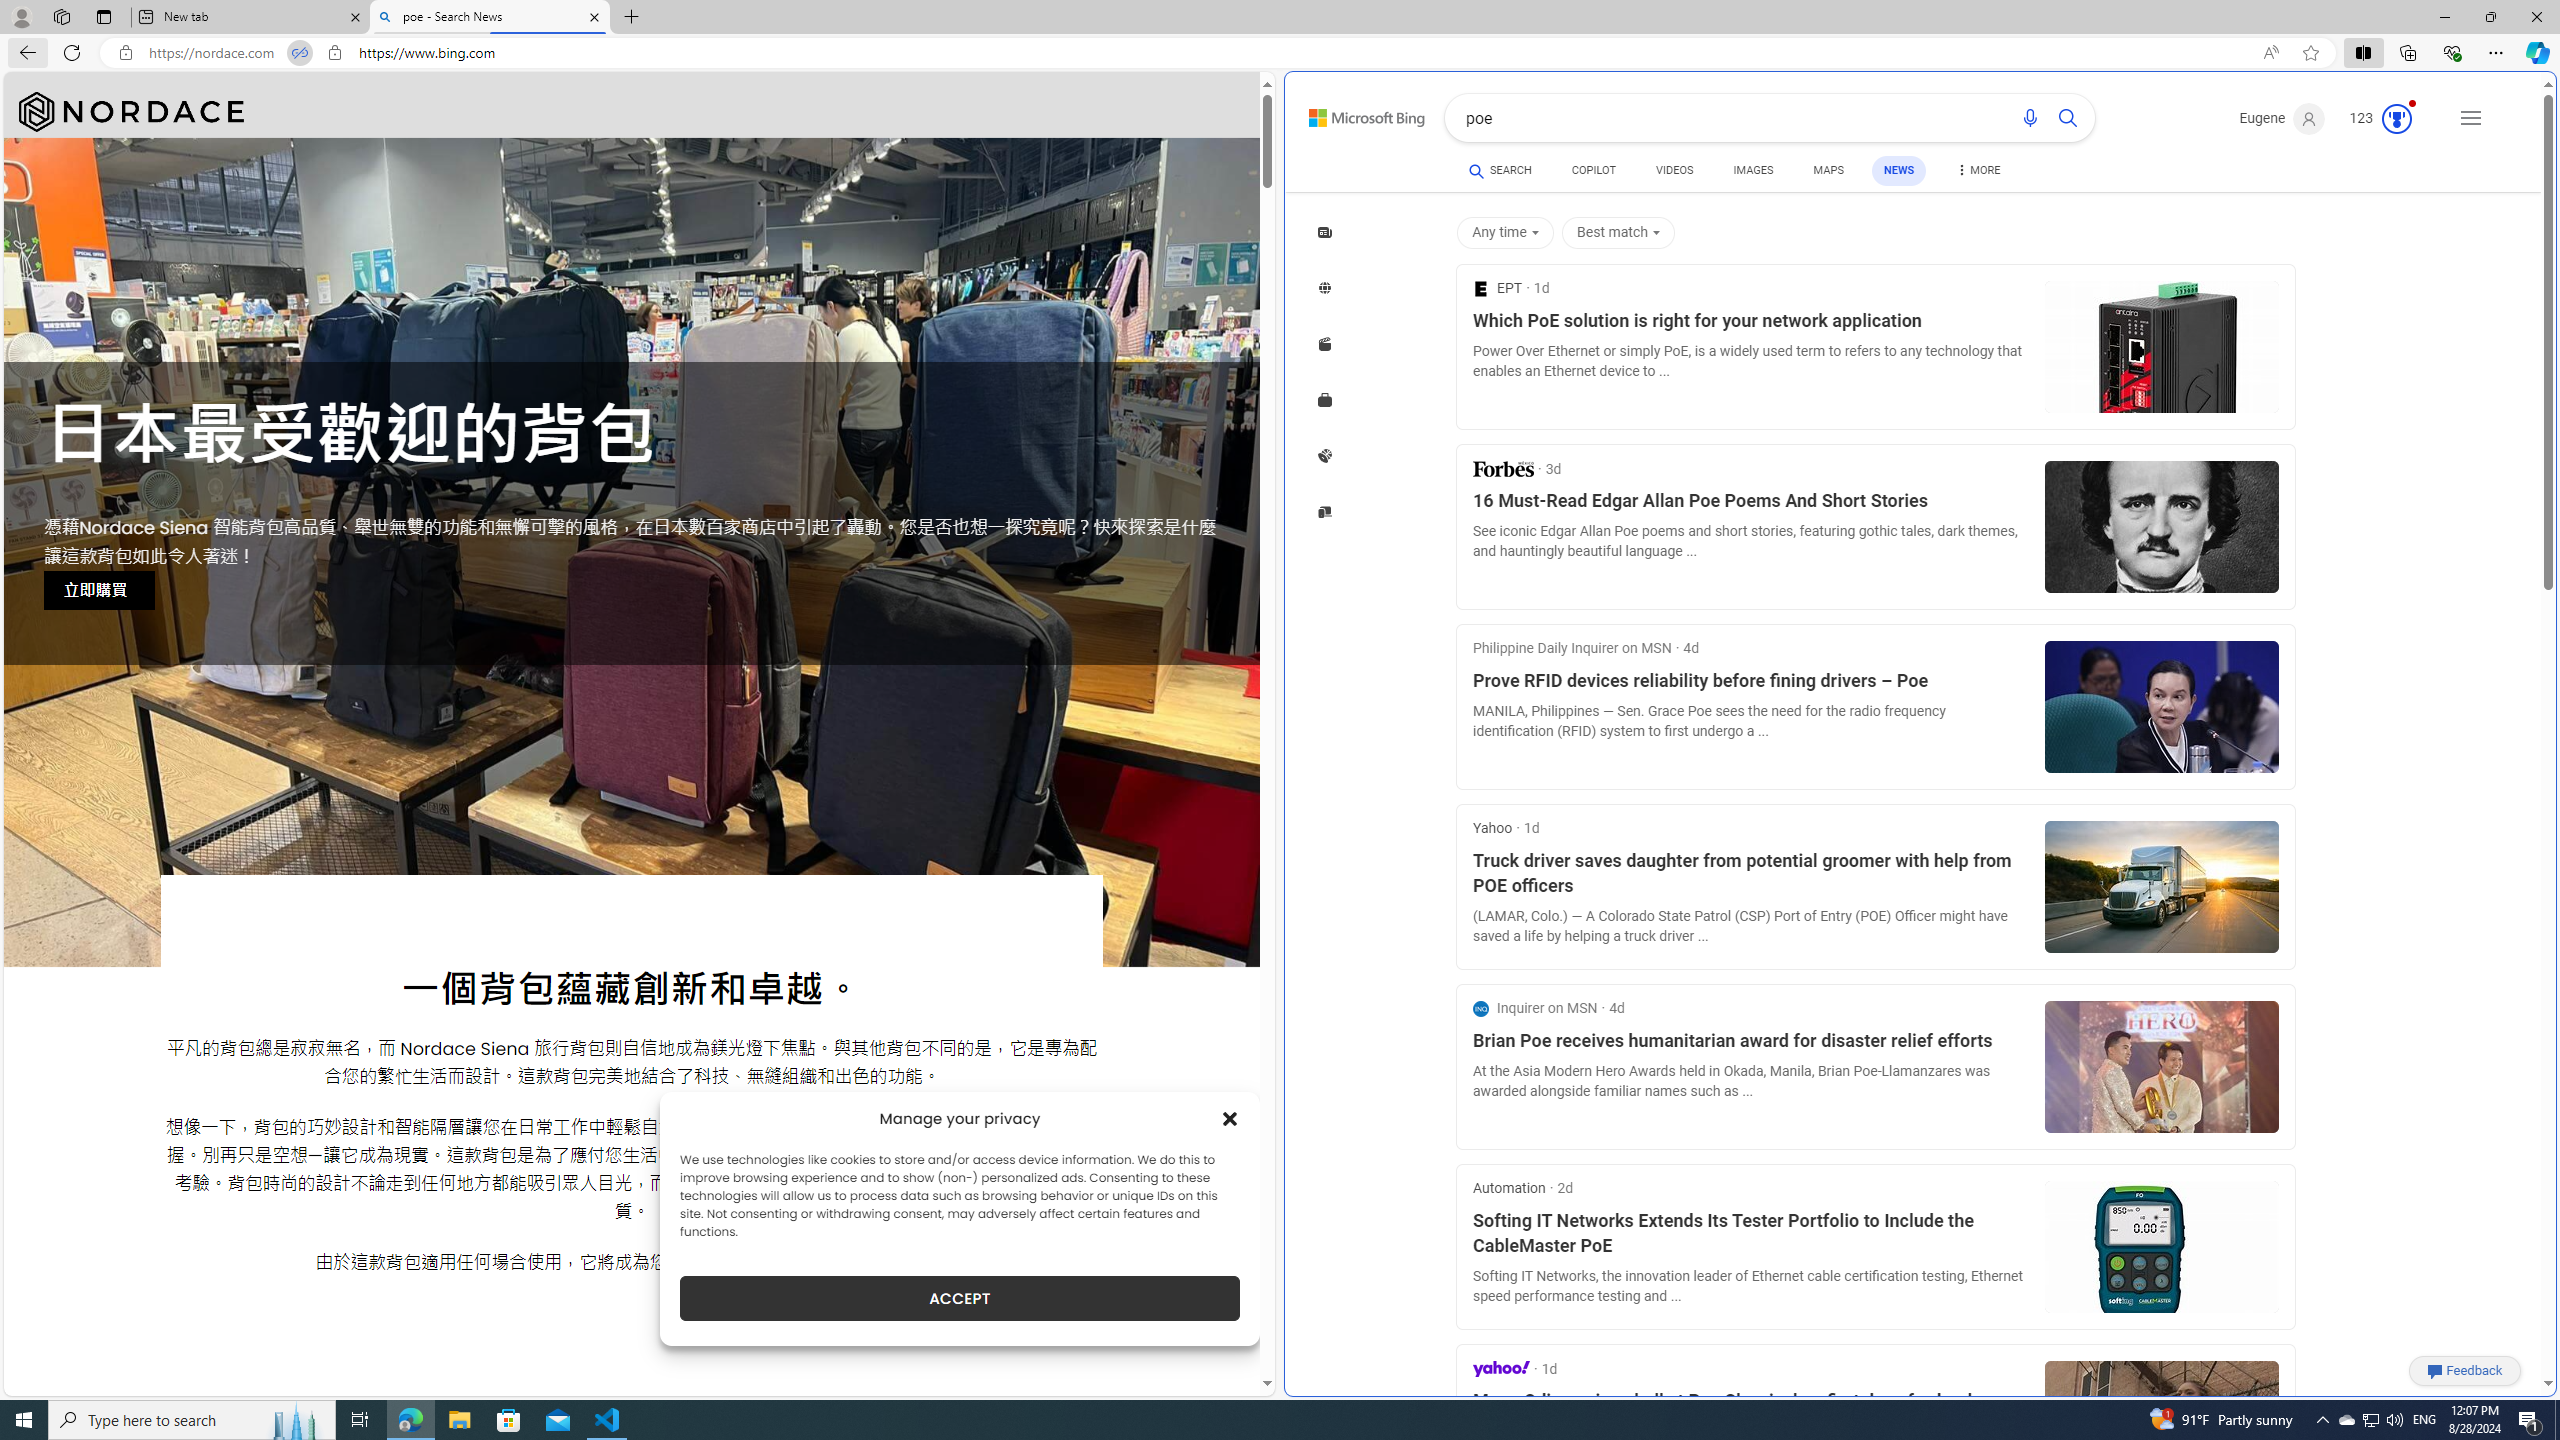 The image size is (2560, 1440). I want to click on 'Best match', so click(1621, 233).